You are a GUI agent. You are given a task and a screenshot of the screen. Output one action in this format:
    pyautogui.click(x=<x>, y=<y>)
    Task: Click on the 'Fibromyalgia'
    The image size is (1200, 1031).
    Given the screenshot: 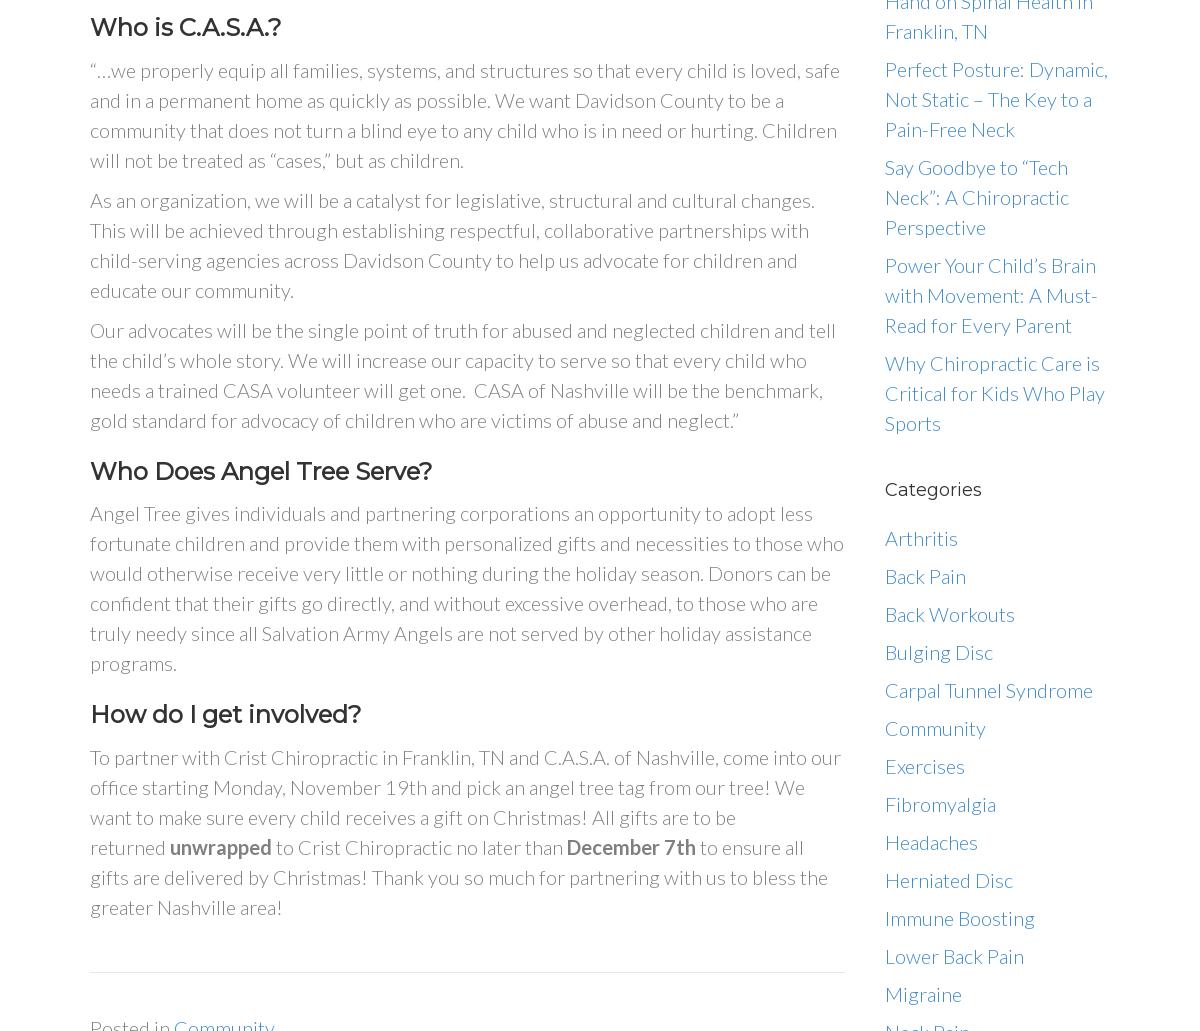 What is the action you would take?
    pyautogui.click(x=940, y=802)
    